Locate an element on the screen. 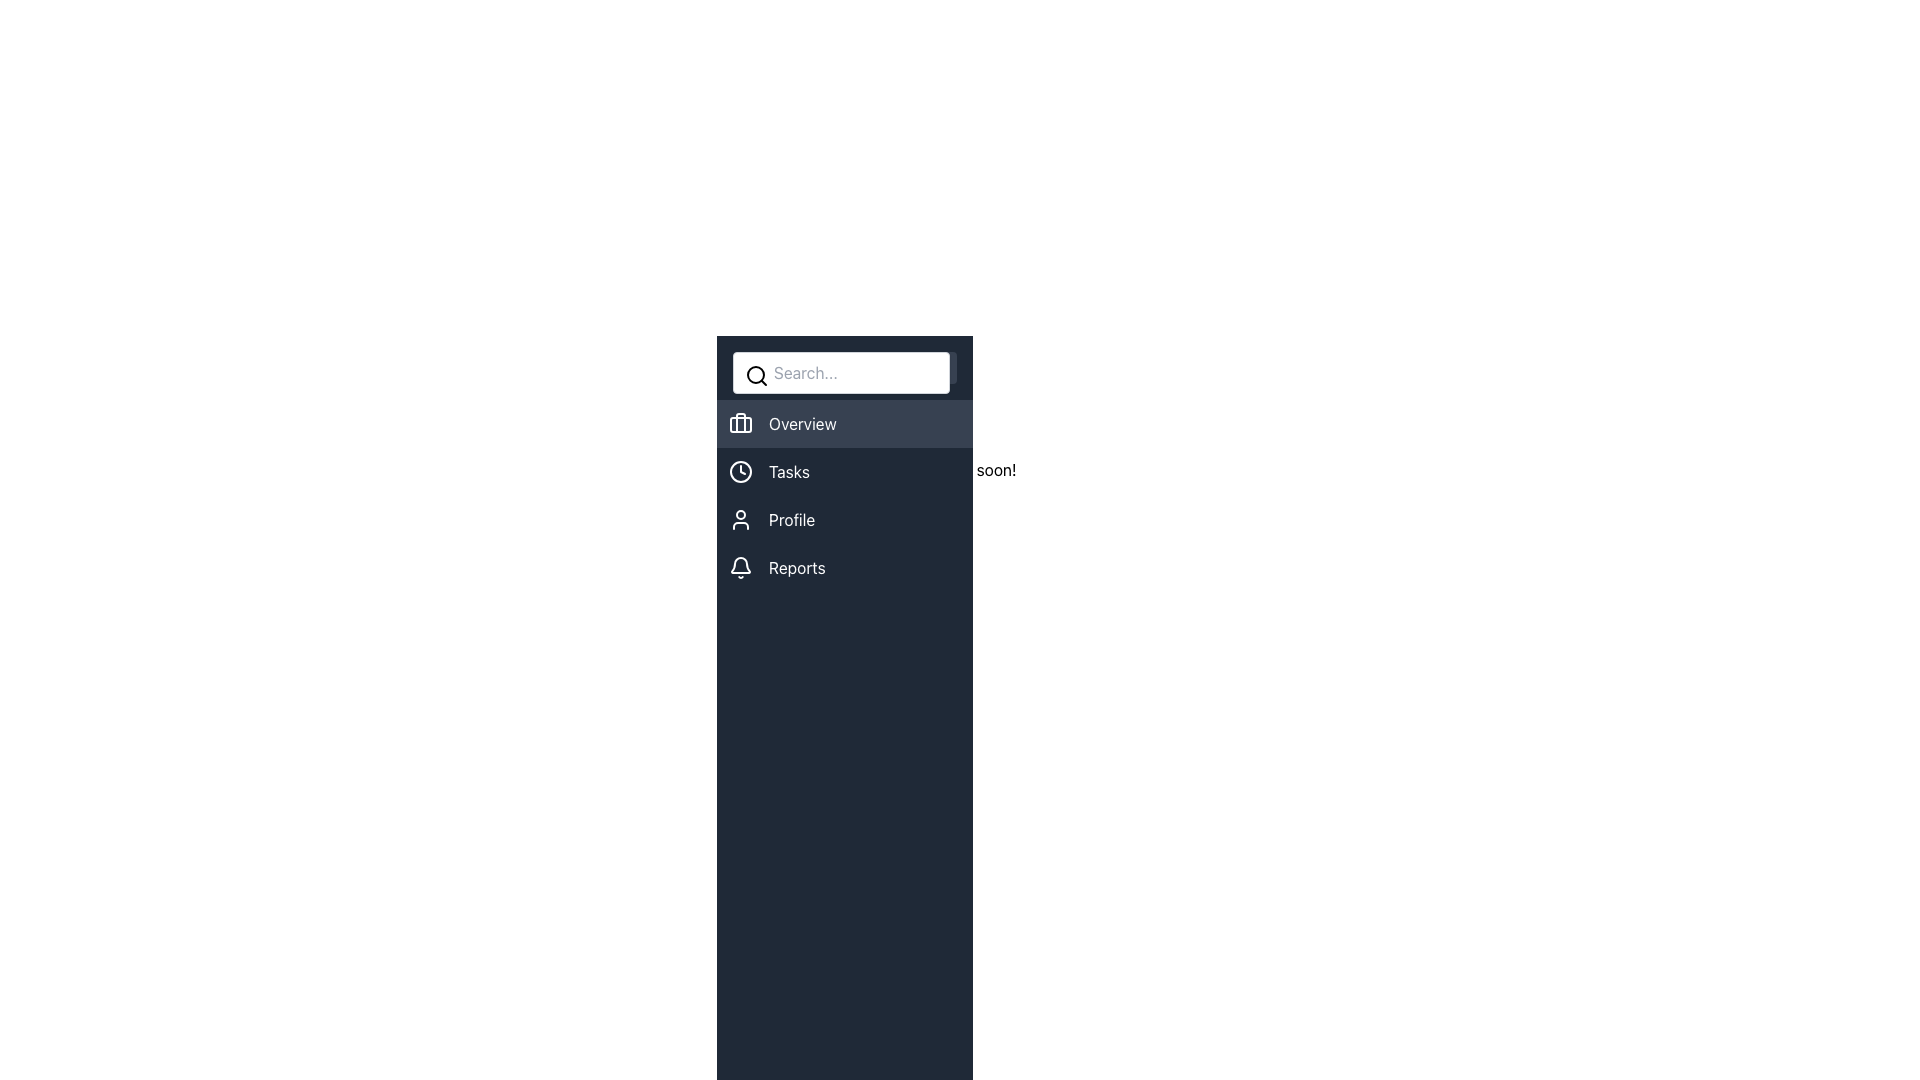 Image resolution: width=1920 pixels, height=1080 pixels. the 'Overview' section title located at the top of the sidebar navigation panel, which indicates the content or purpose of the related section is located at coordinates (901, 424).